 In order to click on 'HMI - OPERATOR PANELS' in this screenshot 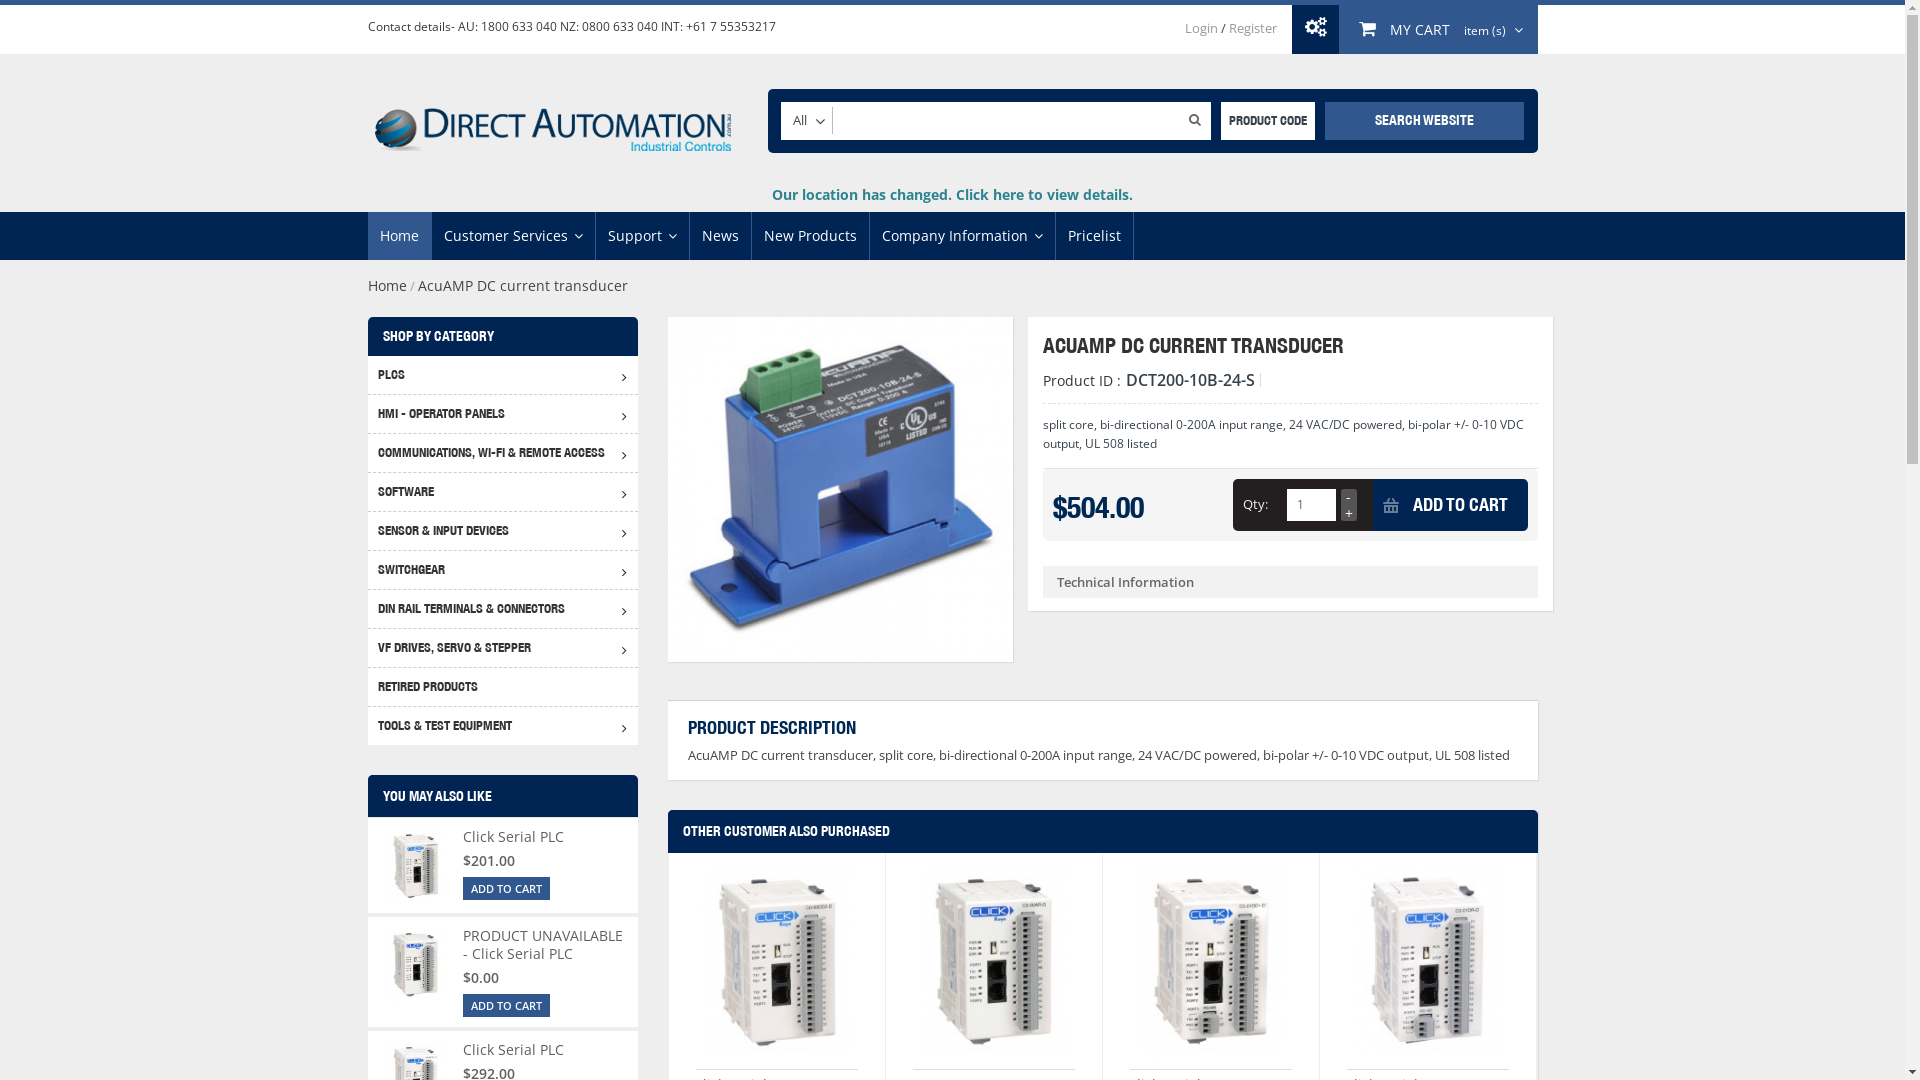, I will do `click(503, 412)`.